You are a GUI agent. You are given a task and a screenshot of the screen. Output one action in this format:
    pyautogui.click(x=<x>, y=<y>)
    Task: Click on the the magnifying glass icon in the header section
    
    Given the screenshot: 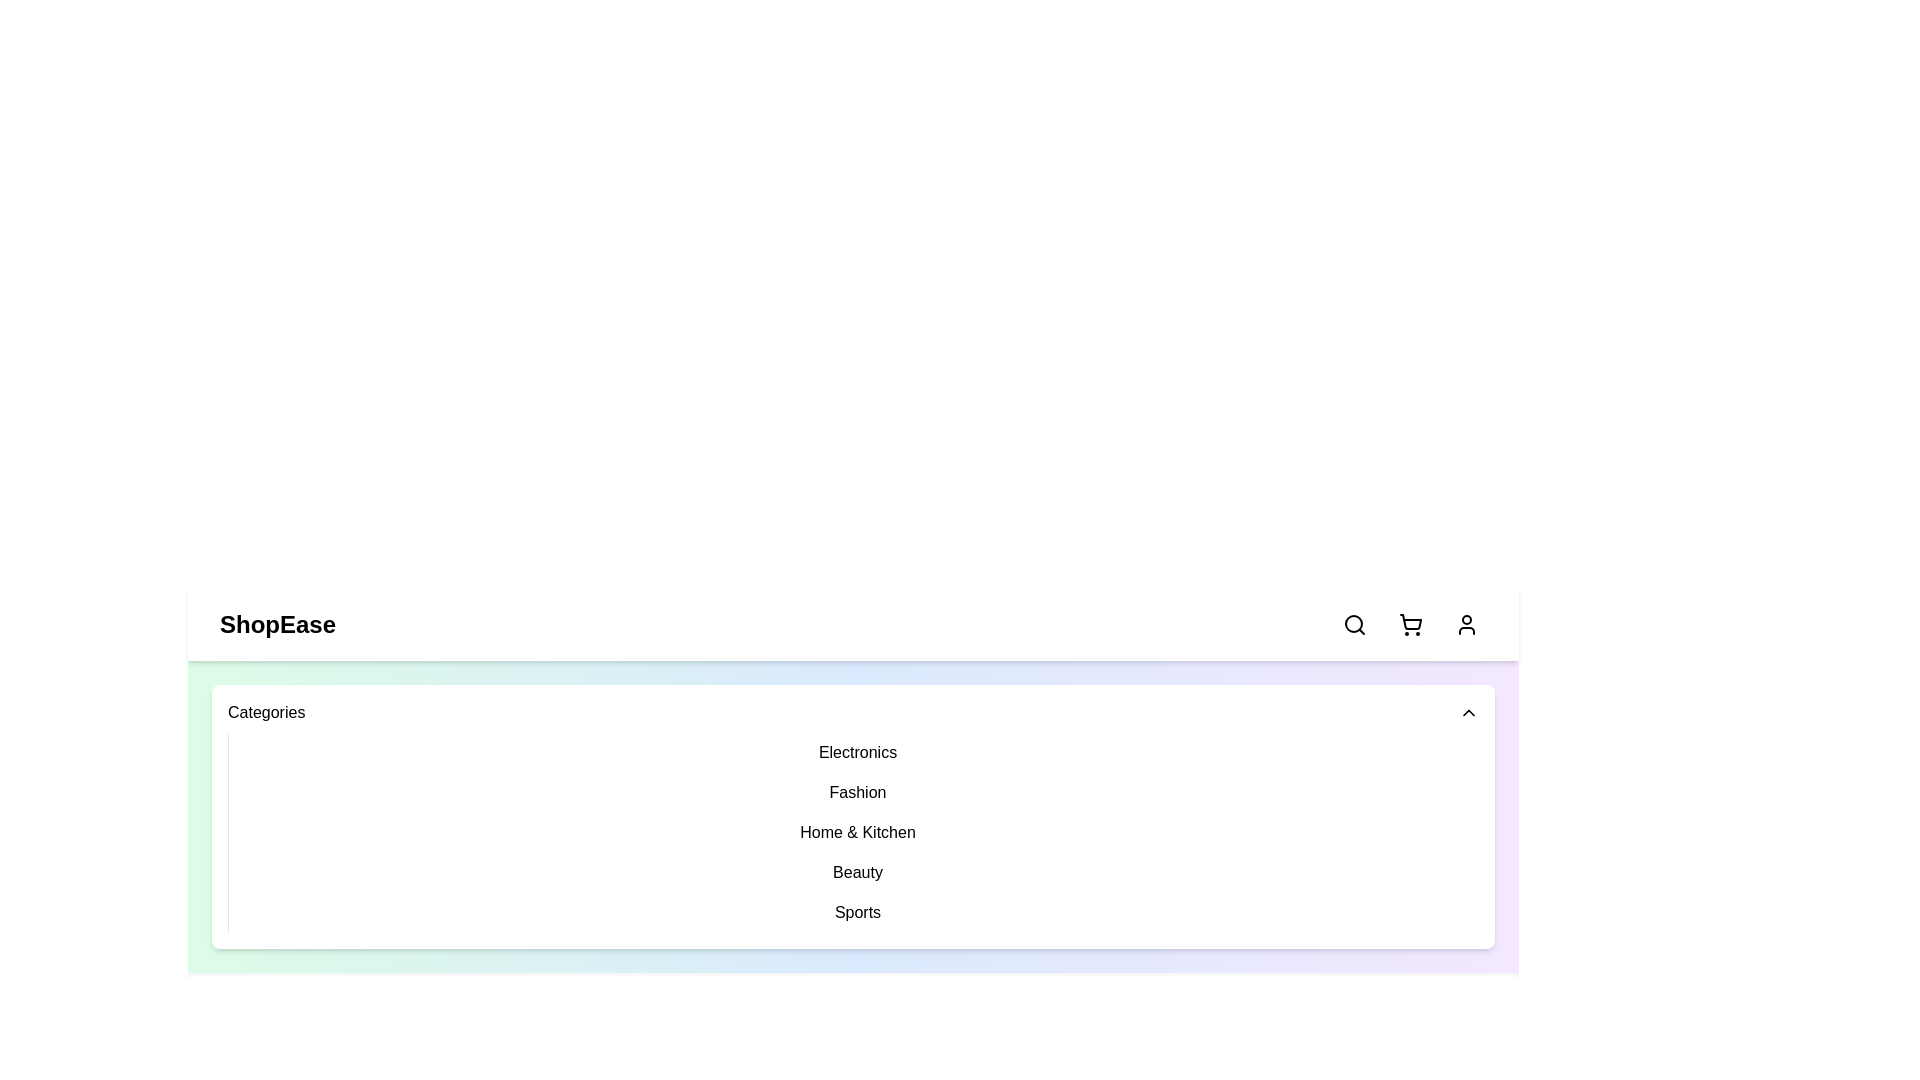 What is the action you would take?
    pyautogui.click(x=1354, y=623)
    